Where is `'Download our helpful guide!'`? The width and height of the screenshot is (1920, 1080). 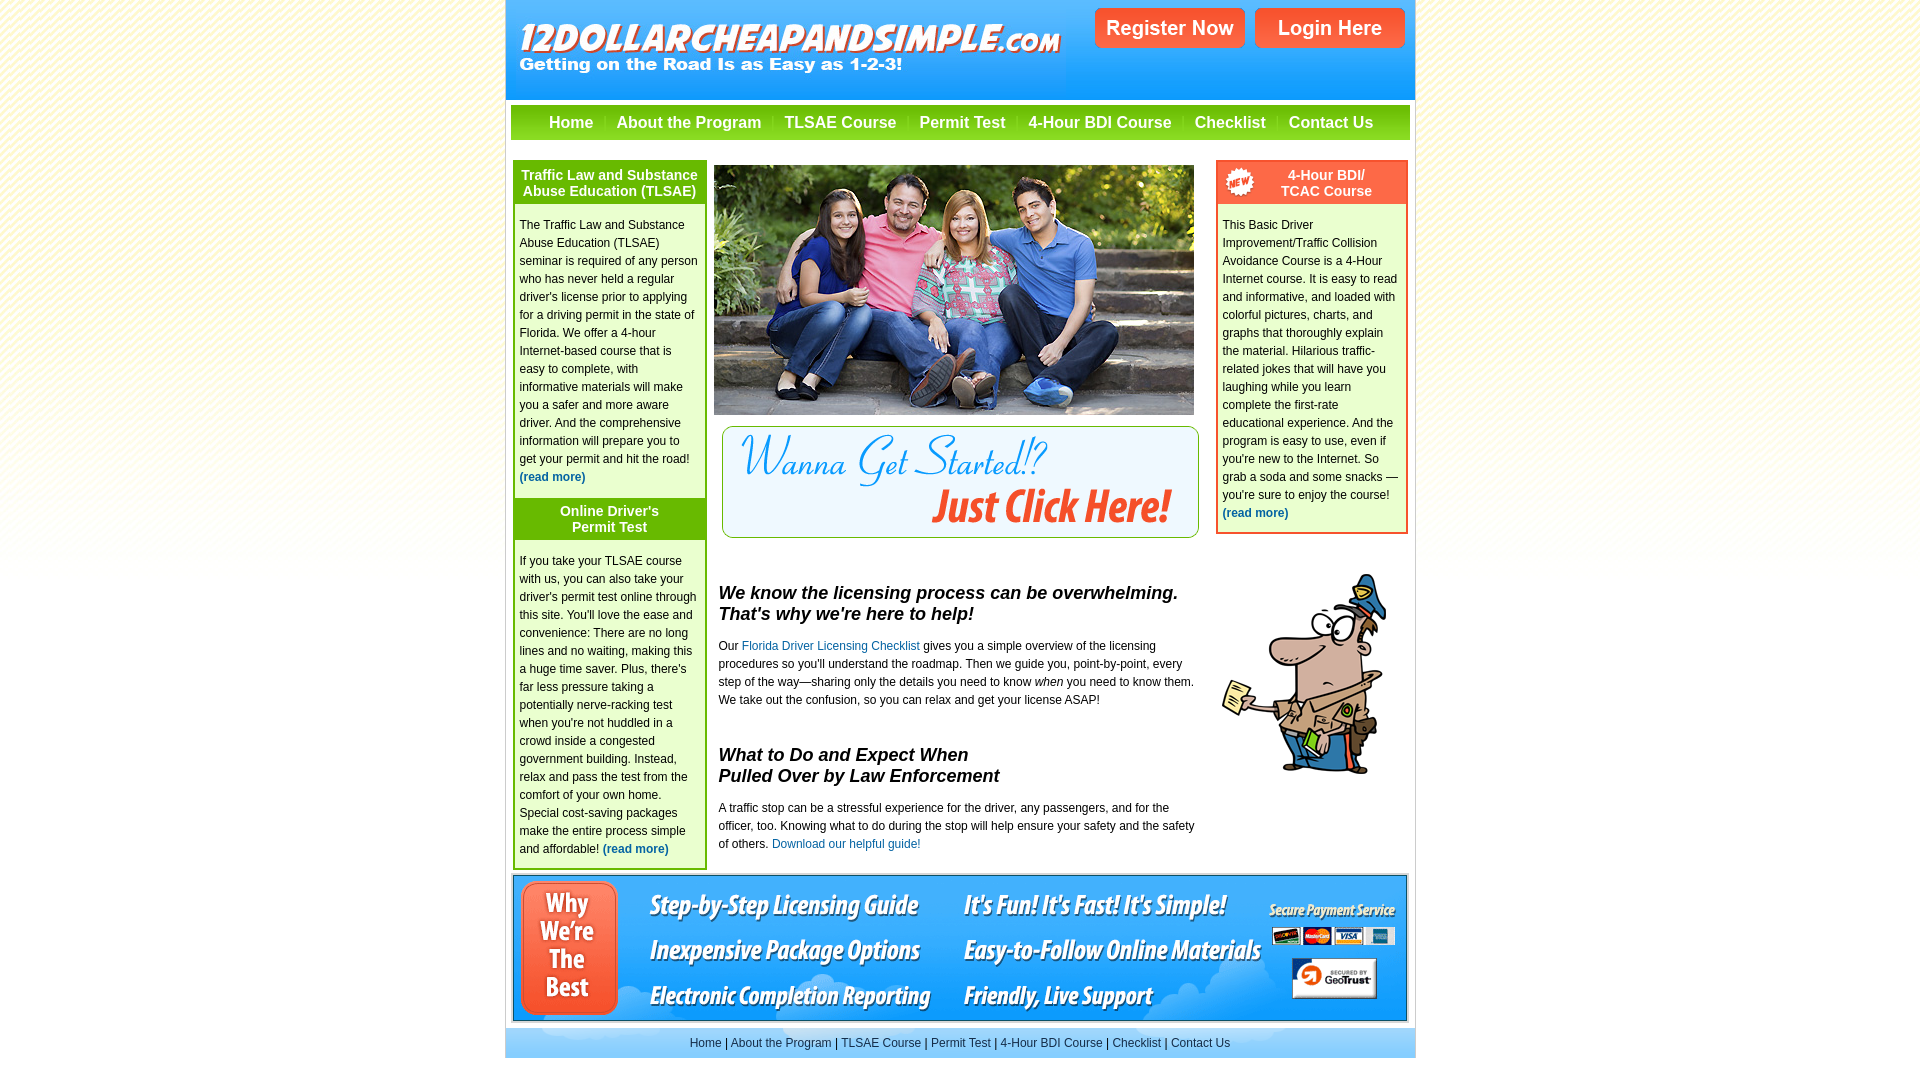 'Download our helpful guide!' is located at coordinates (771, 844).